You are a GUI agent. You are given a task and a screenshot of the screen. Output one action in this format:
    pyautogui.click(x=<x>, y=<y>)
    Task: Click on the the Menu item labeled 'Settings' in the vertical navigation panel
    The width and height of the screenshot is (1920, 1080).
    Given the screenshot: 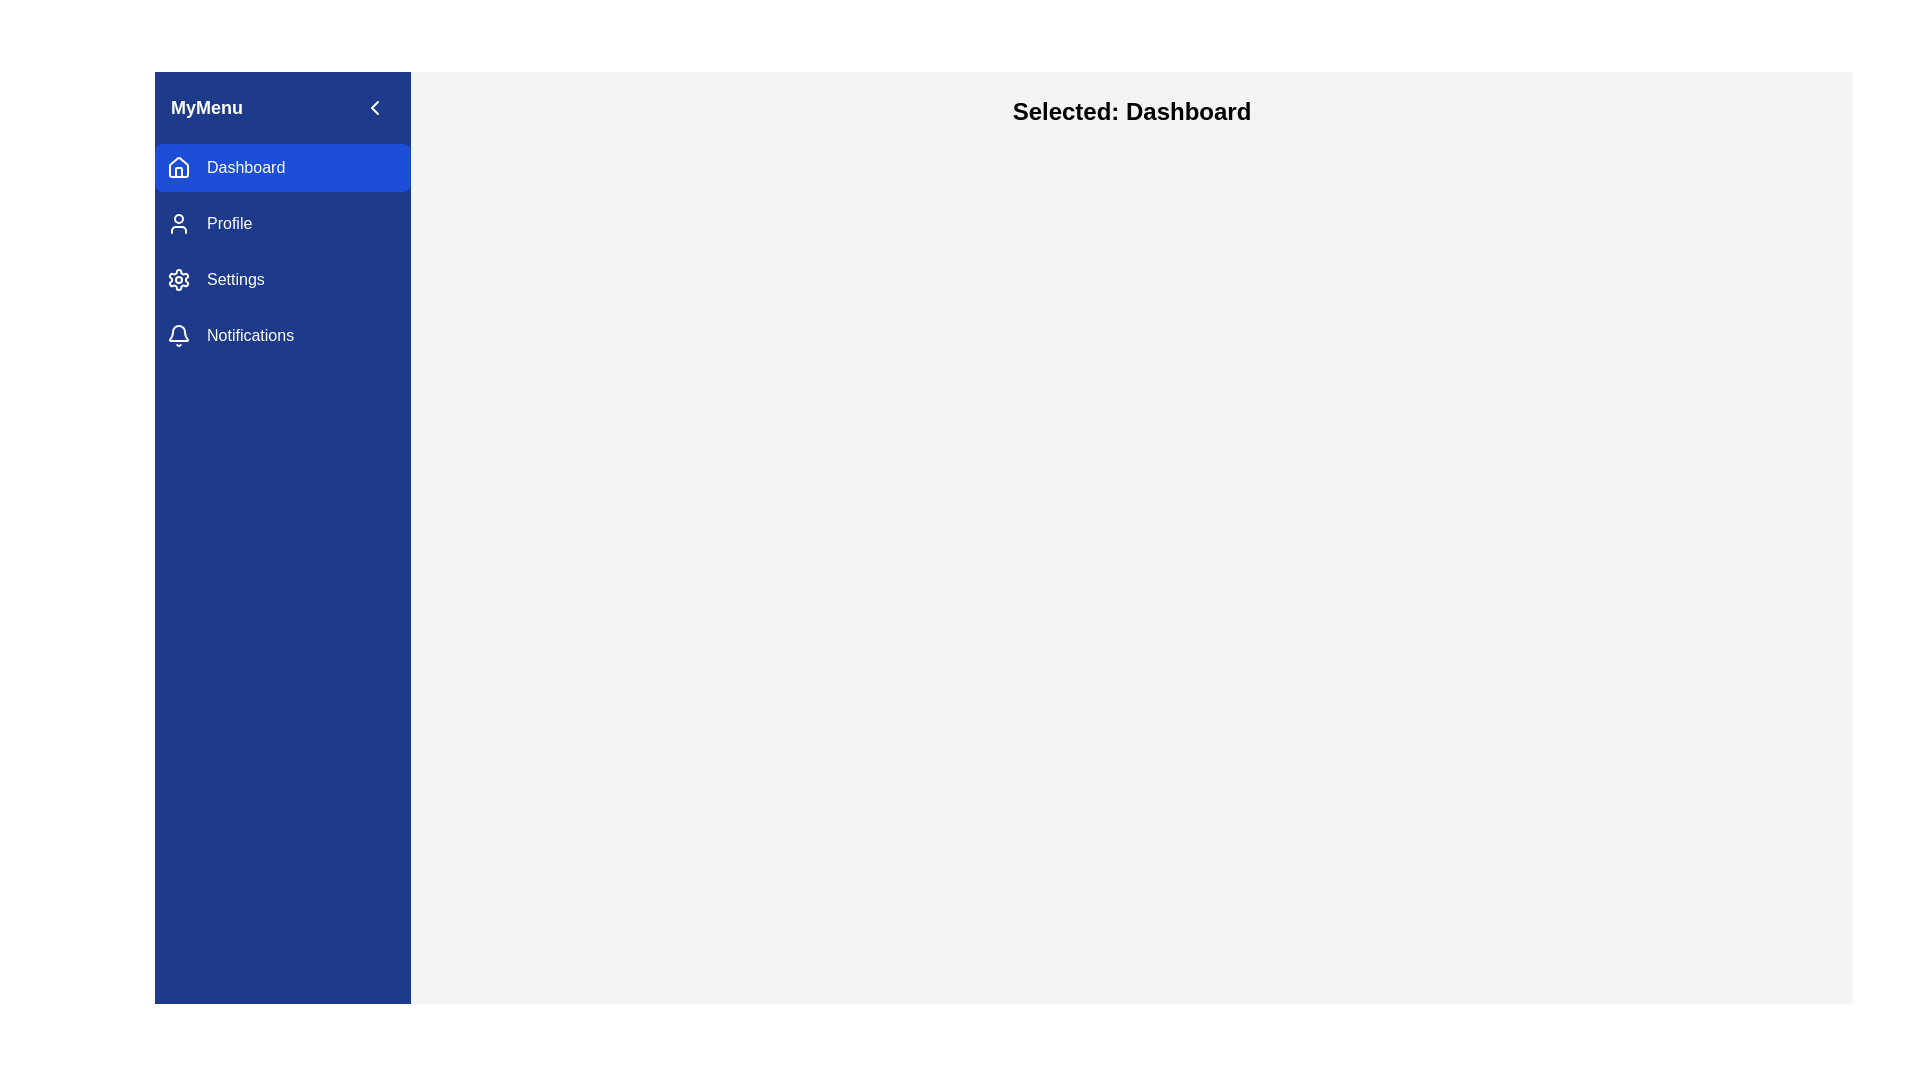 What is the action you would take?
    pyautogui.click(x=235, y=280)
    